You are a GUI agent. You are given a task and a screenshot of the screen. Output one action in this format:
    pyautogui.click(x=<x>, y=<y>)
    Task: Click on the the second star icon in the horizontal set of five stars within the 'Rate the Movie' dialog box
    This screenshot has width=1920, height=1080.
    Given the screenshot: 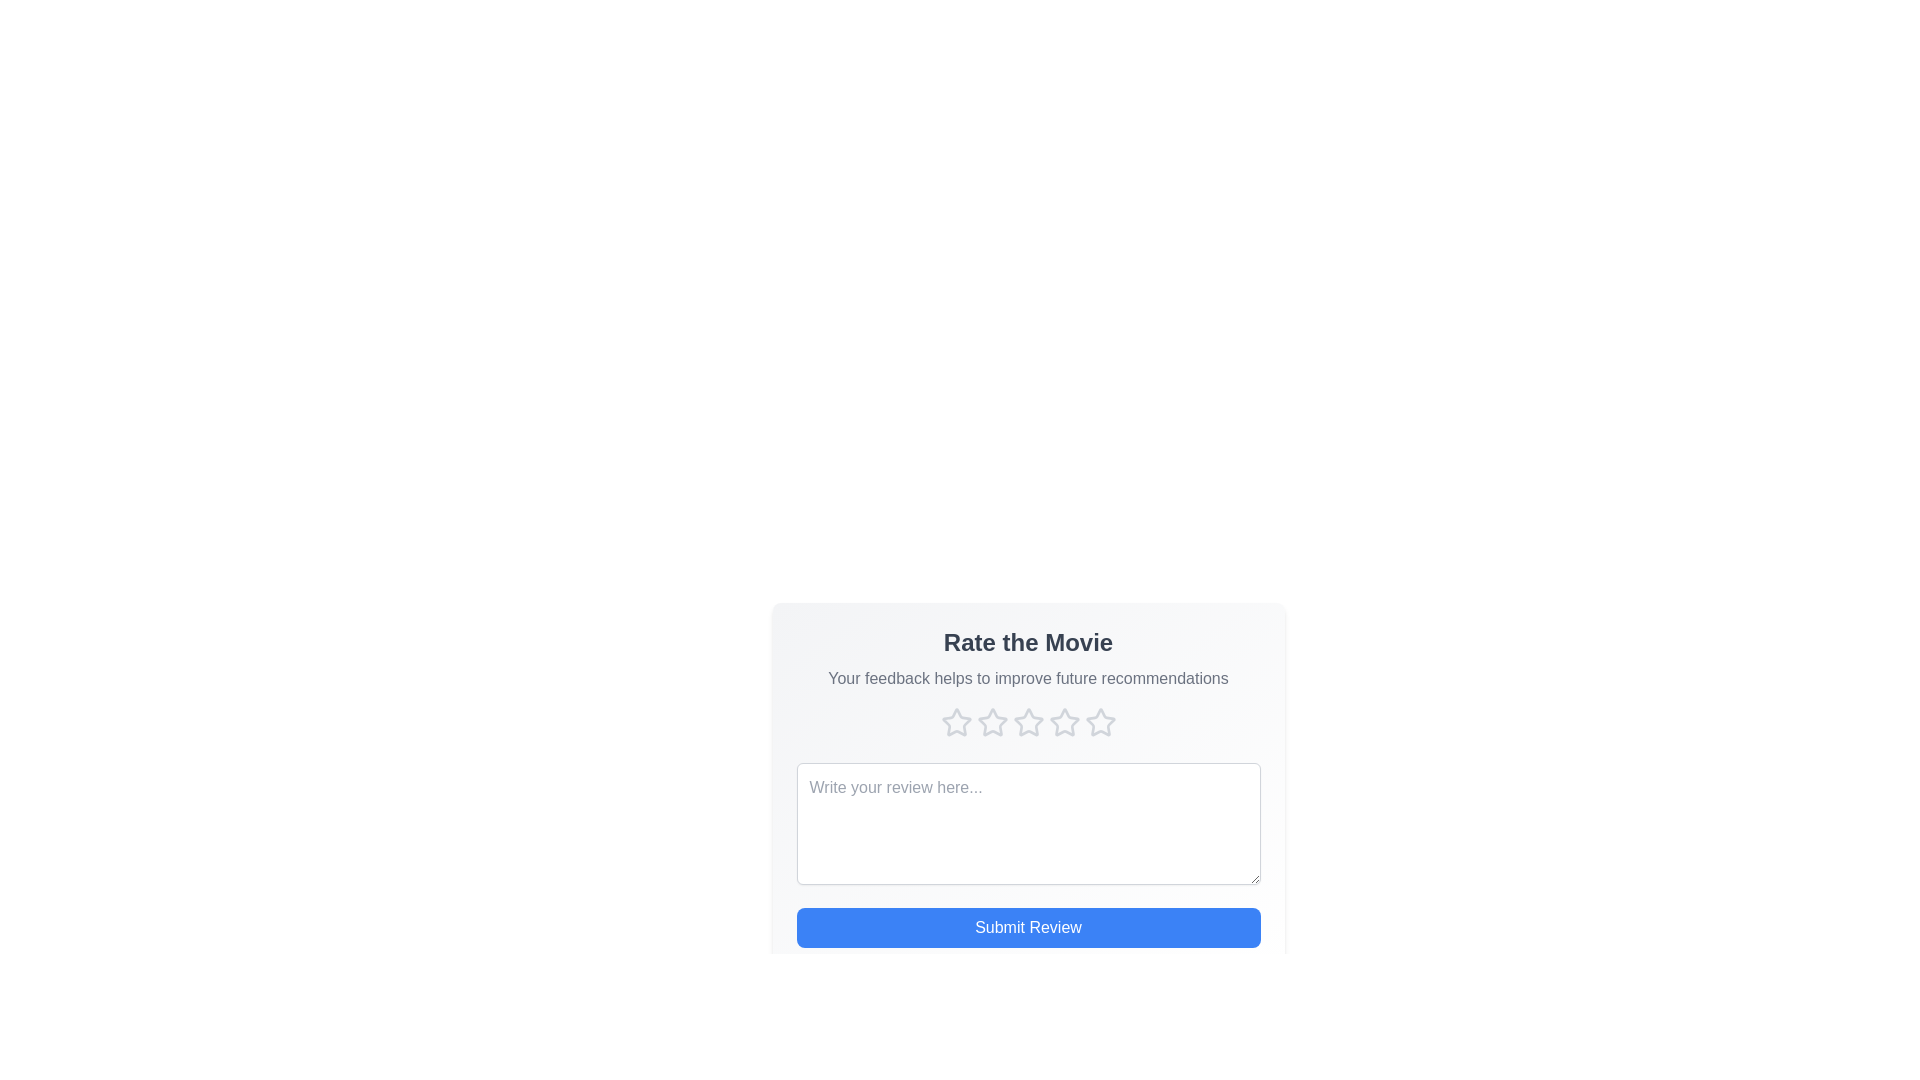 What is the action you would take?
    pyautogui.click(x=992, y=722)
    